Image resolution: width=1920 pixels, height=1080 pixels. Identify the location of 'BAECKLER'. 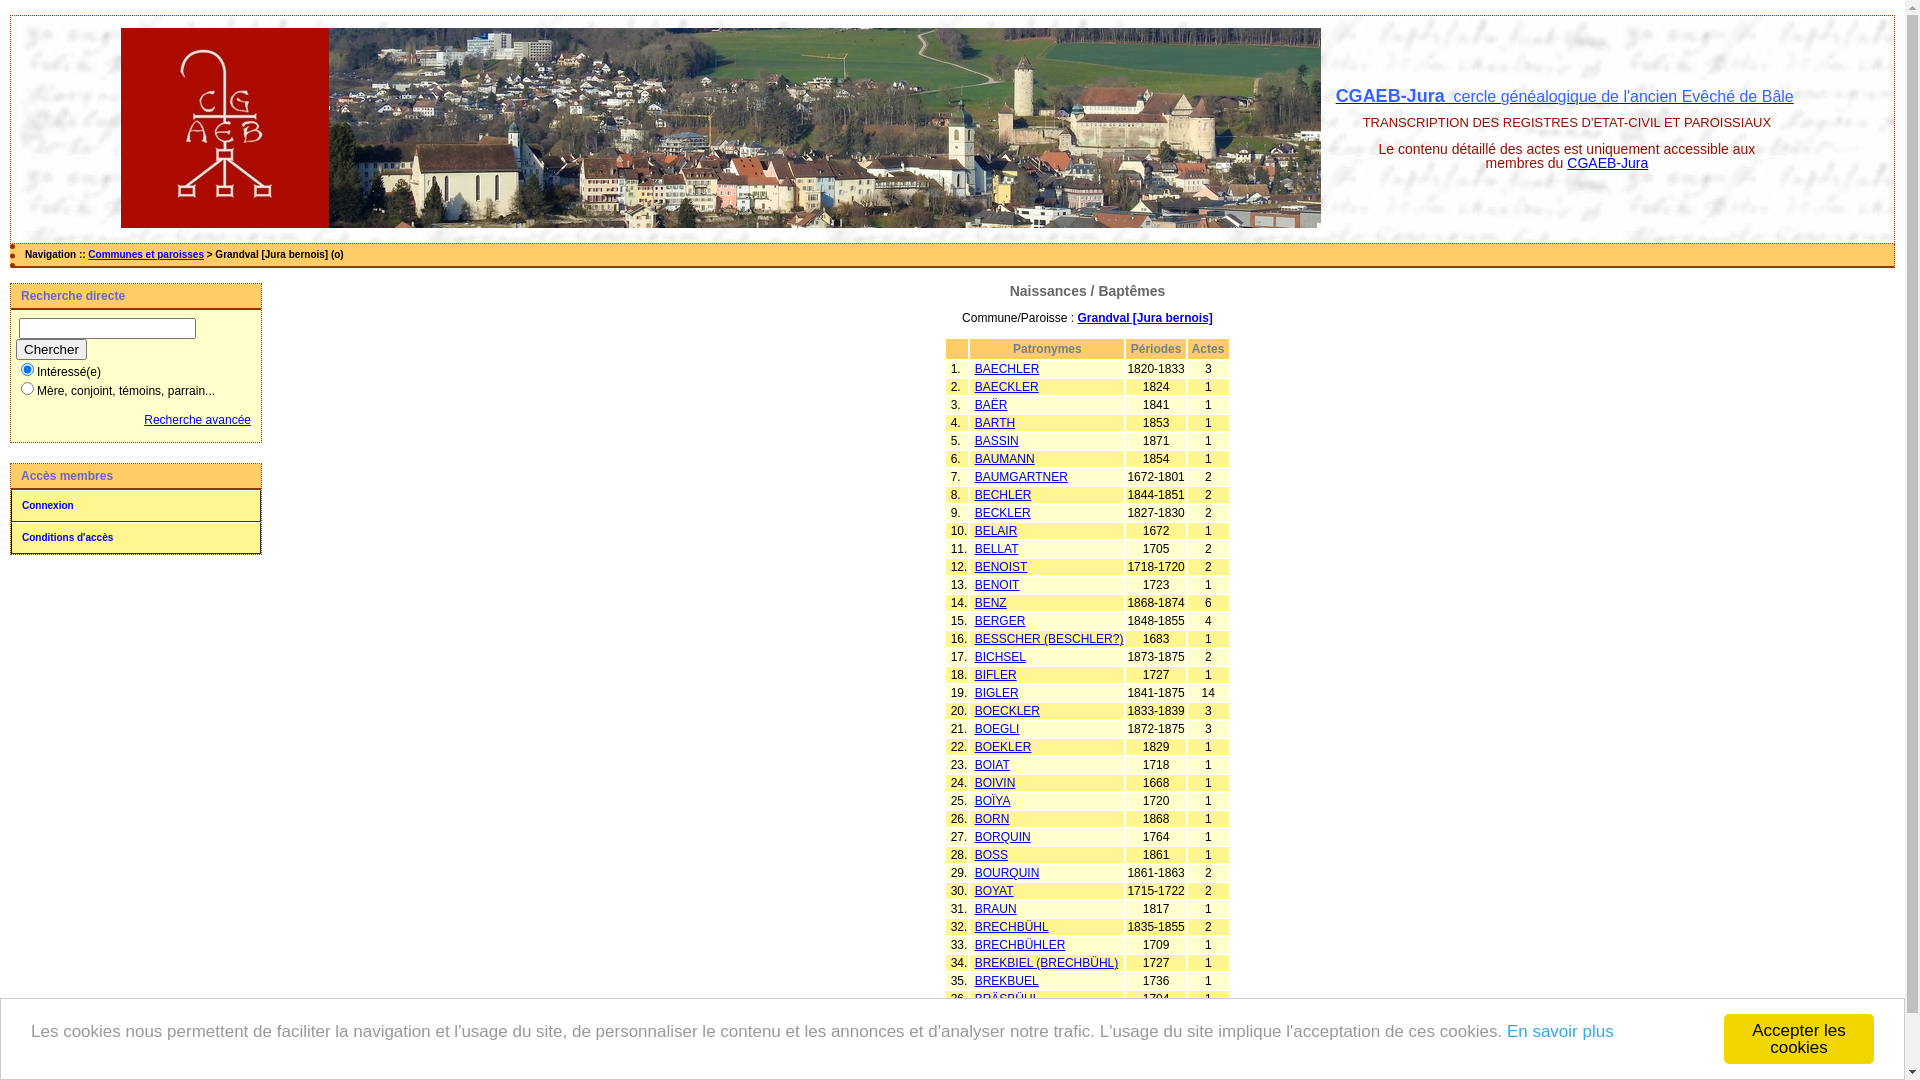
(1007, 386).